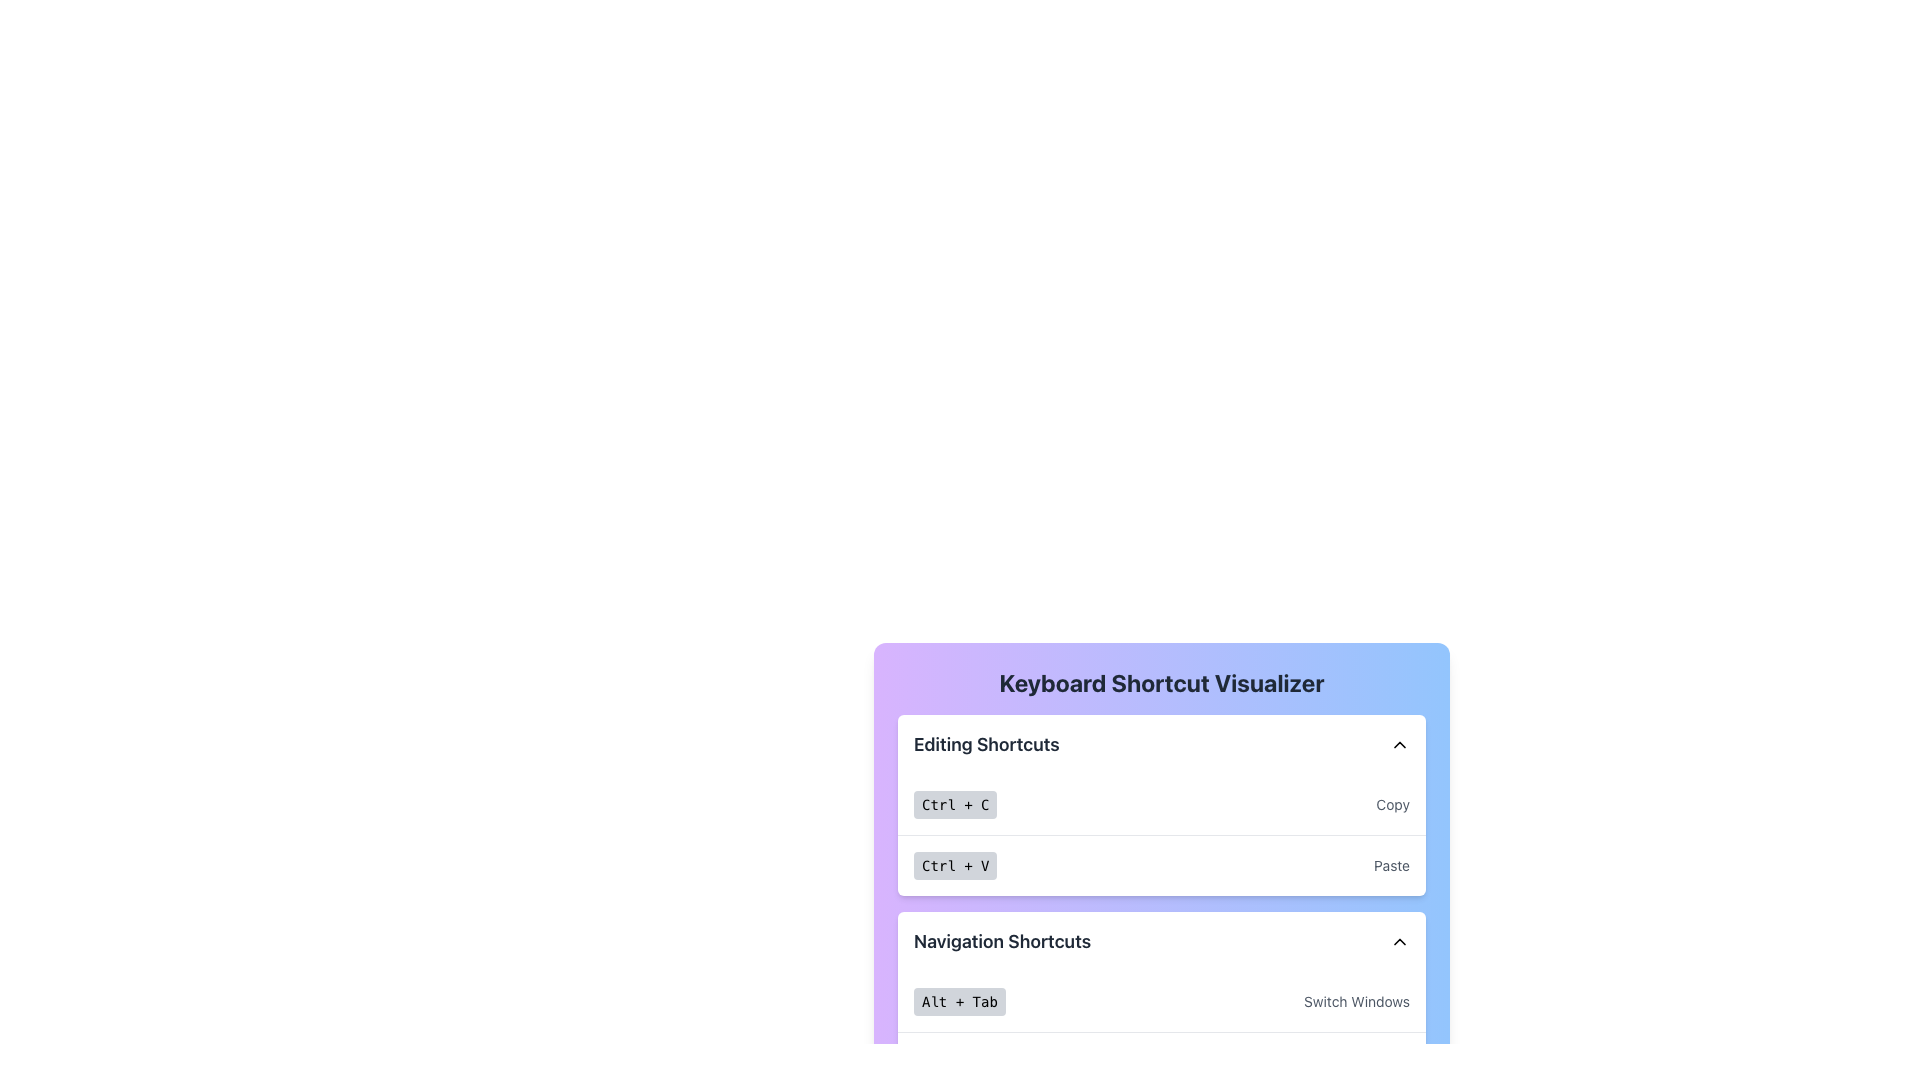 This screenshot has width=1920, height=1080. Describe the element at coordinates (1161, 1002) in the screenshot. I see `the descriptive UI element that describes the keyboard shortcut 'Alt + Tab' and its function 'Switch Windows', located in the middle section of the 'Navigation Shortcuts' category` at that location.